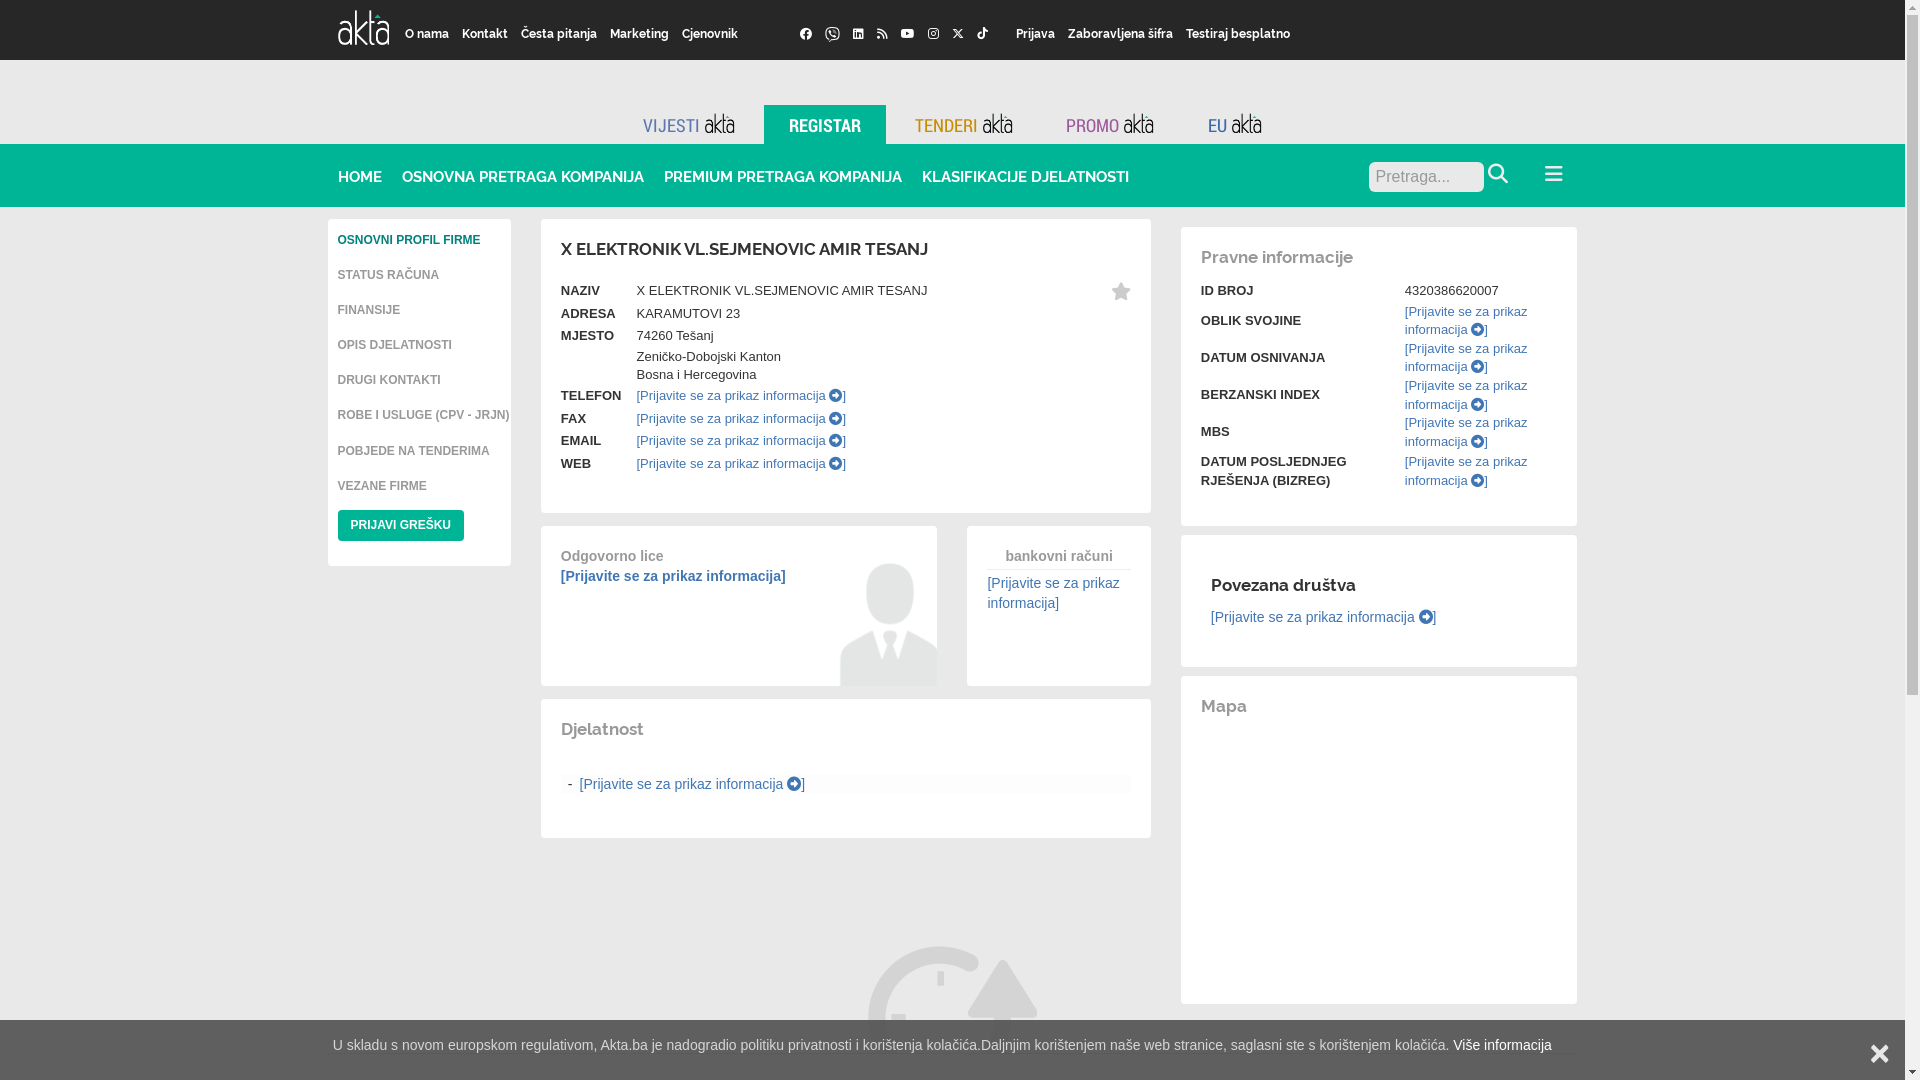 The image size is (1920, 1080). I want to click on 'Testiraj besplatno', so click(1237, 33).